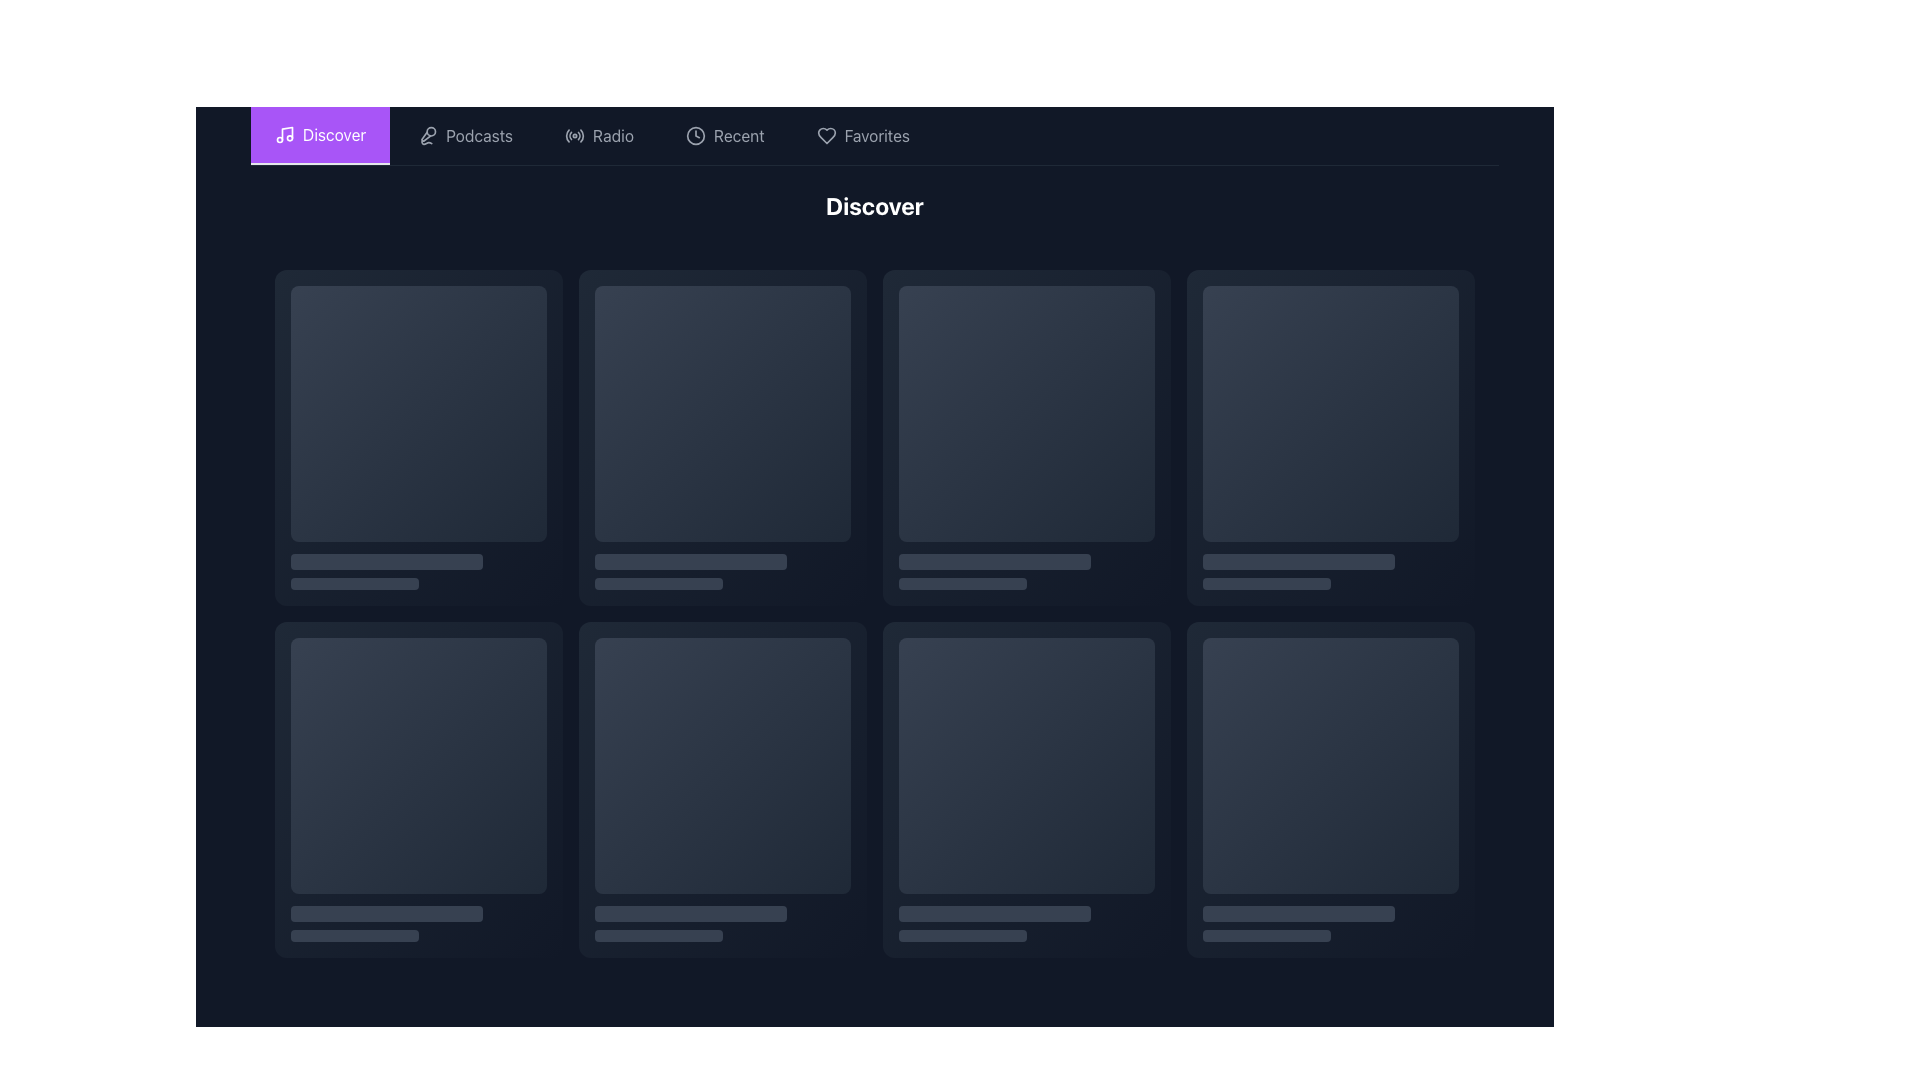 The height and width of the screenshot is (1080, 1920). Describe the element at coordinates (598, 135) in the screenshot. I see `the Navigation tab, which is the third tab in the horizontal navigation bar` at that location.